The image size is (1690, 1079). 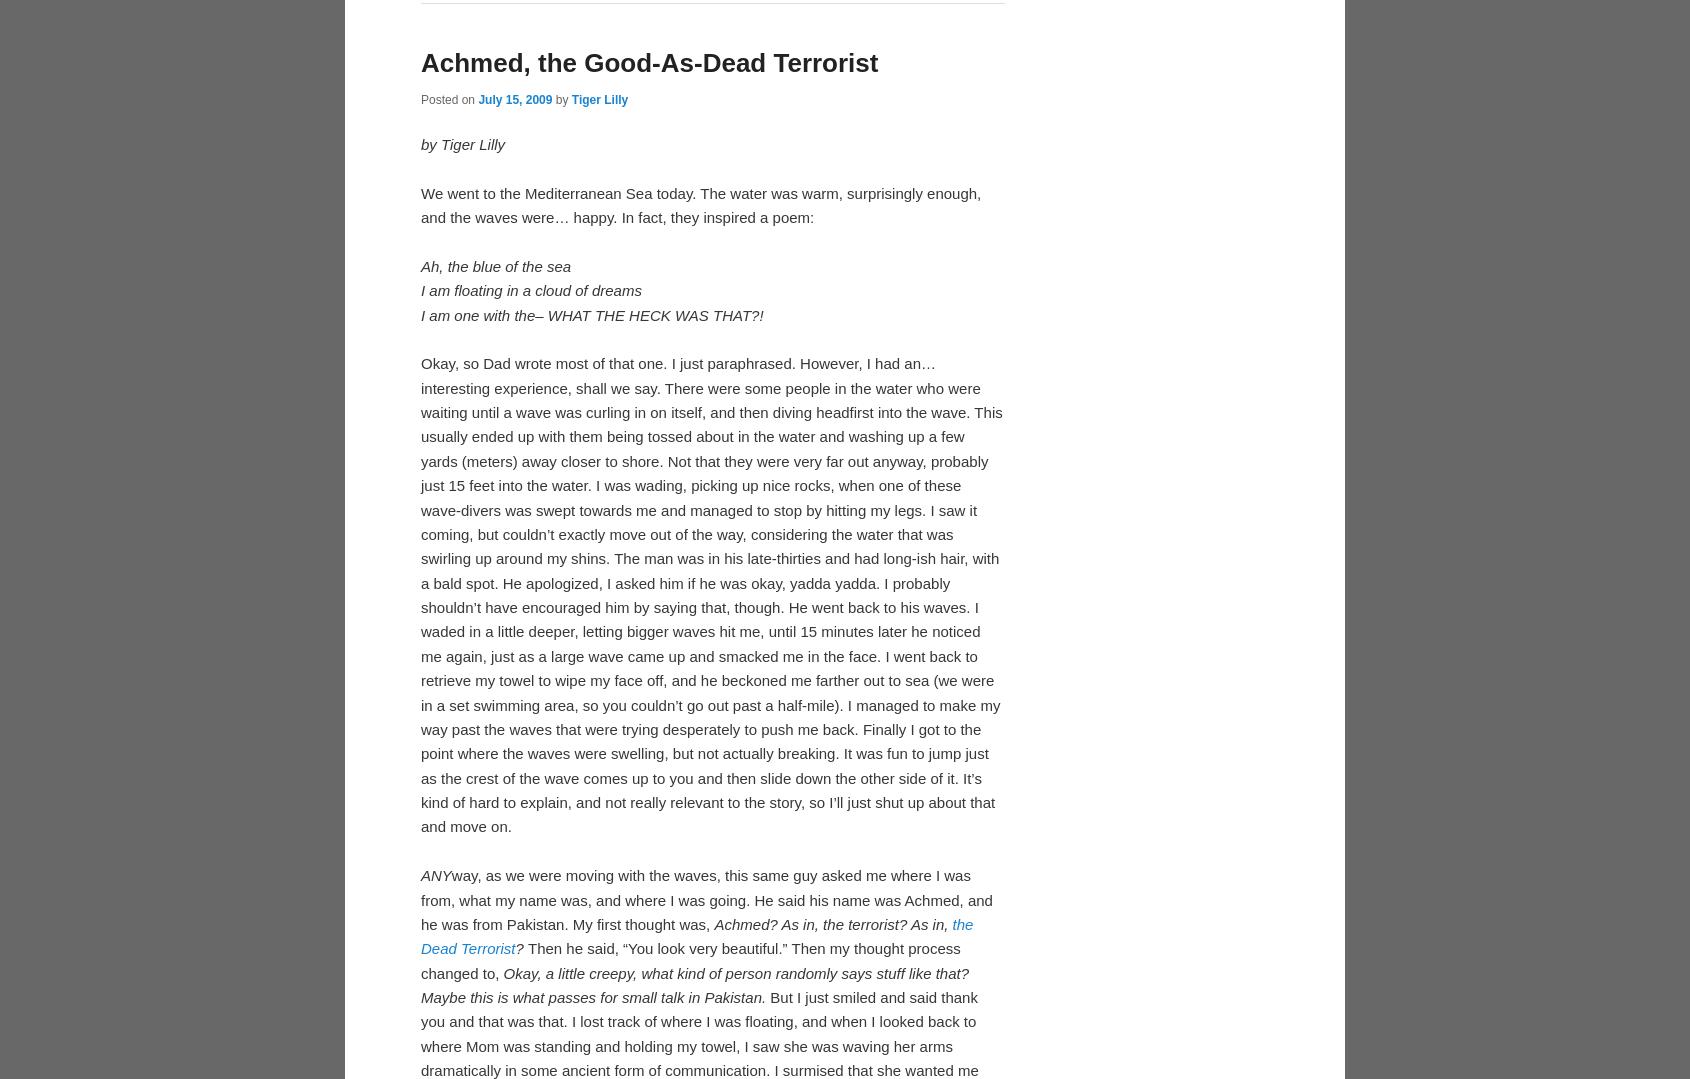 I want to click on '4', so click(x=737, y=294).